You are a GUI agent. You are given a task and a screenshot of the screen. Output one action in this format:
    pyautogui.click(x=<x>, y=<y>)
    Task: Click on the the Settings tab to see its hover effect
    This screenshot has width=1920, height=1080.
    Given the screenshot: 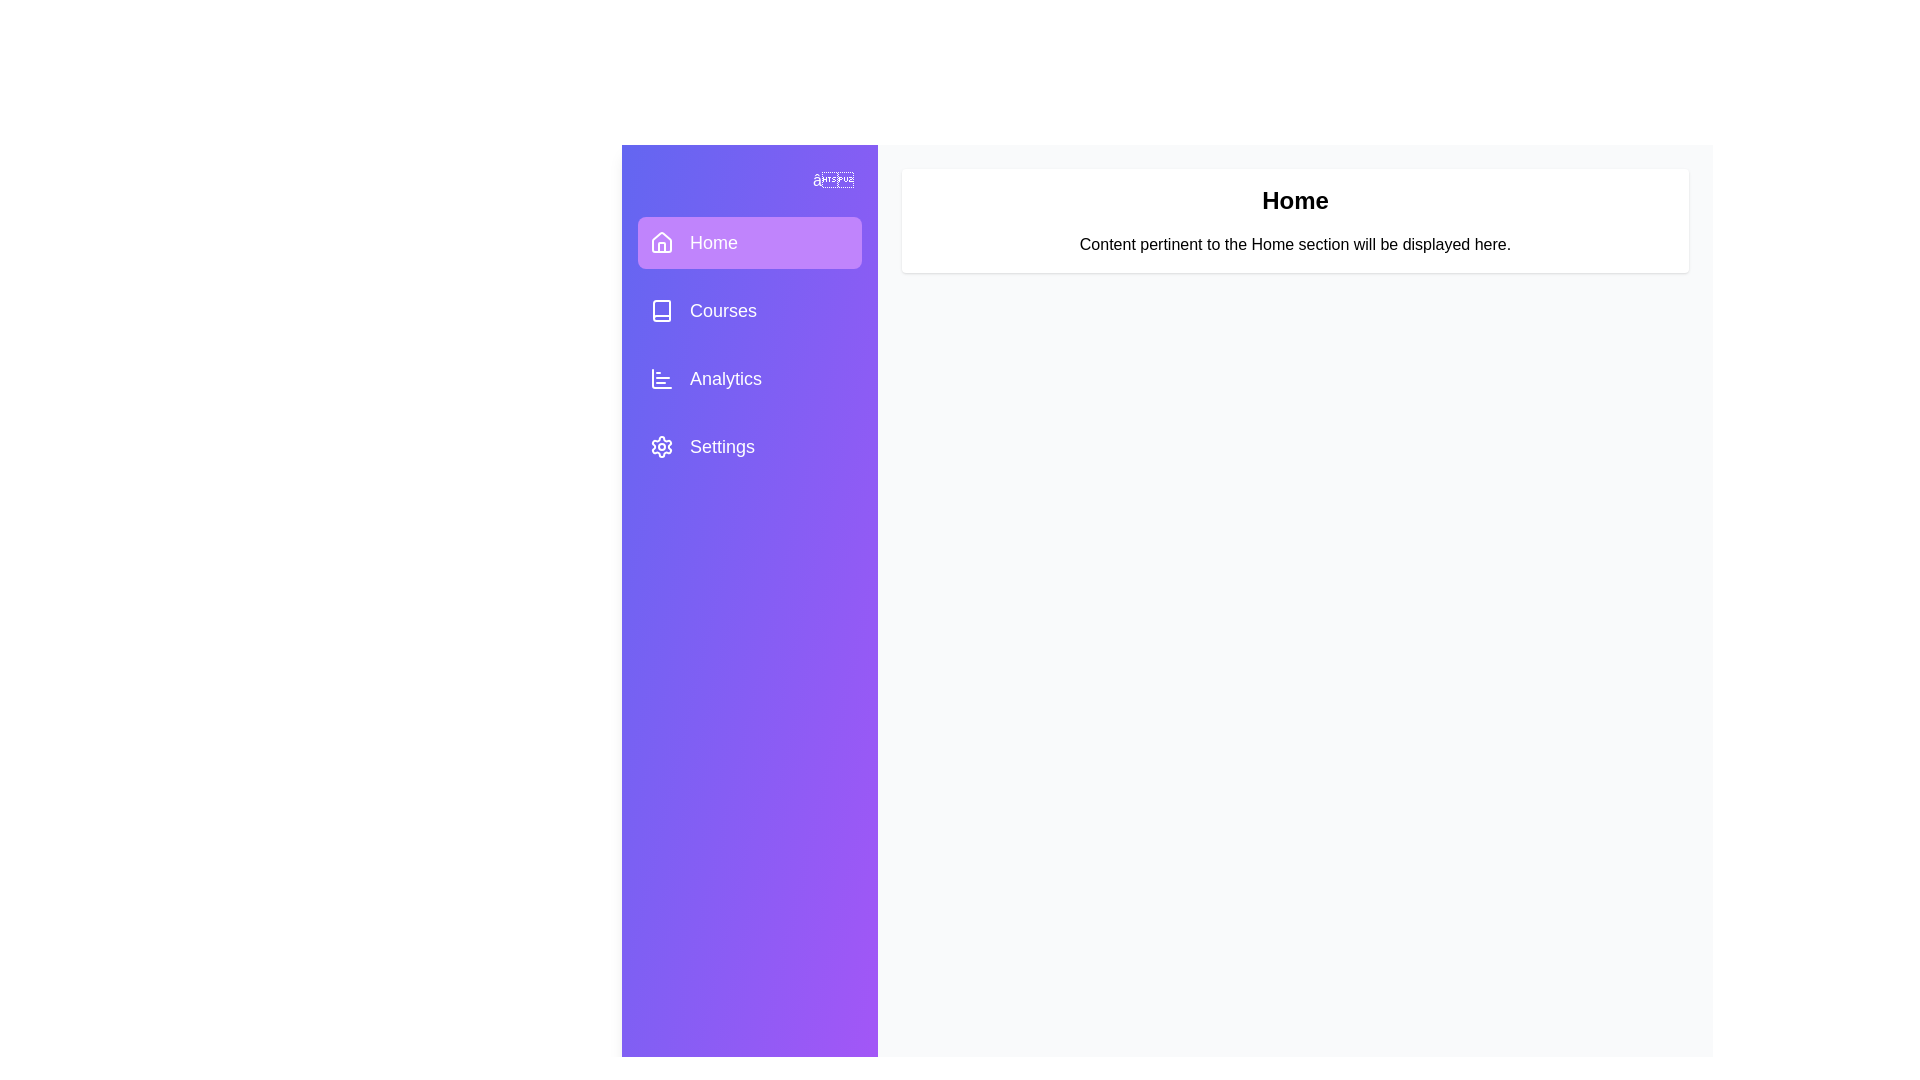 What is the action you would take?
    pyautogui.click(x=748, y=446)
    